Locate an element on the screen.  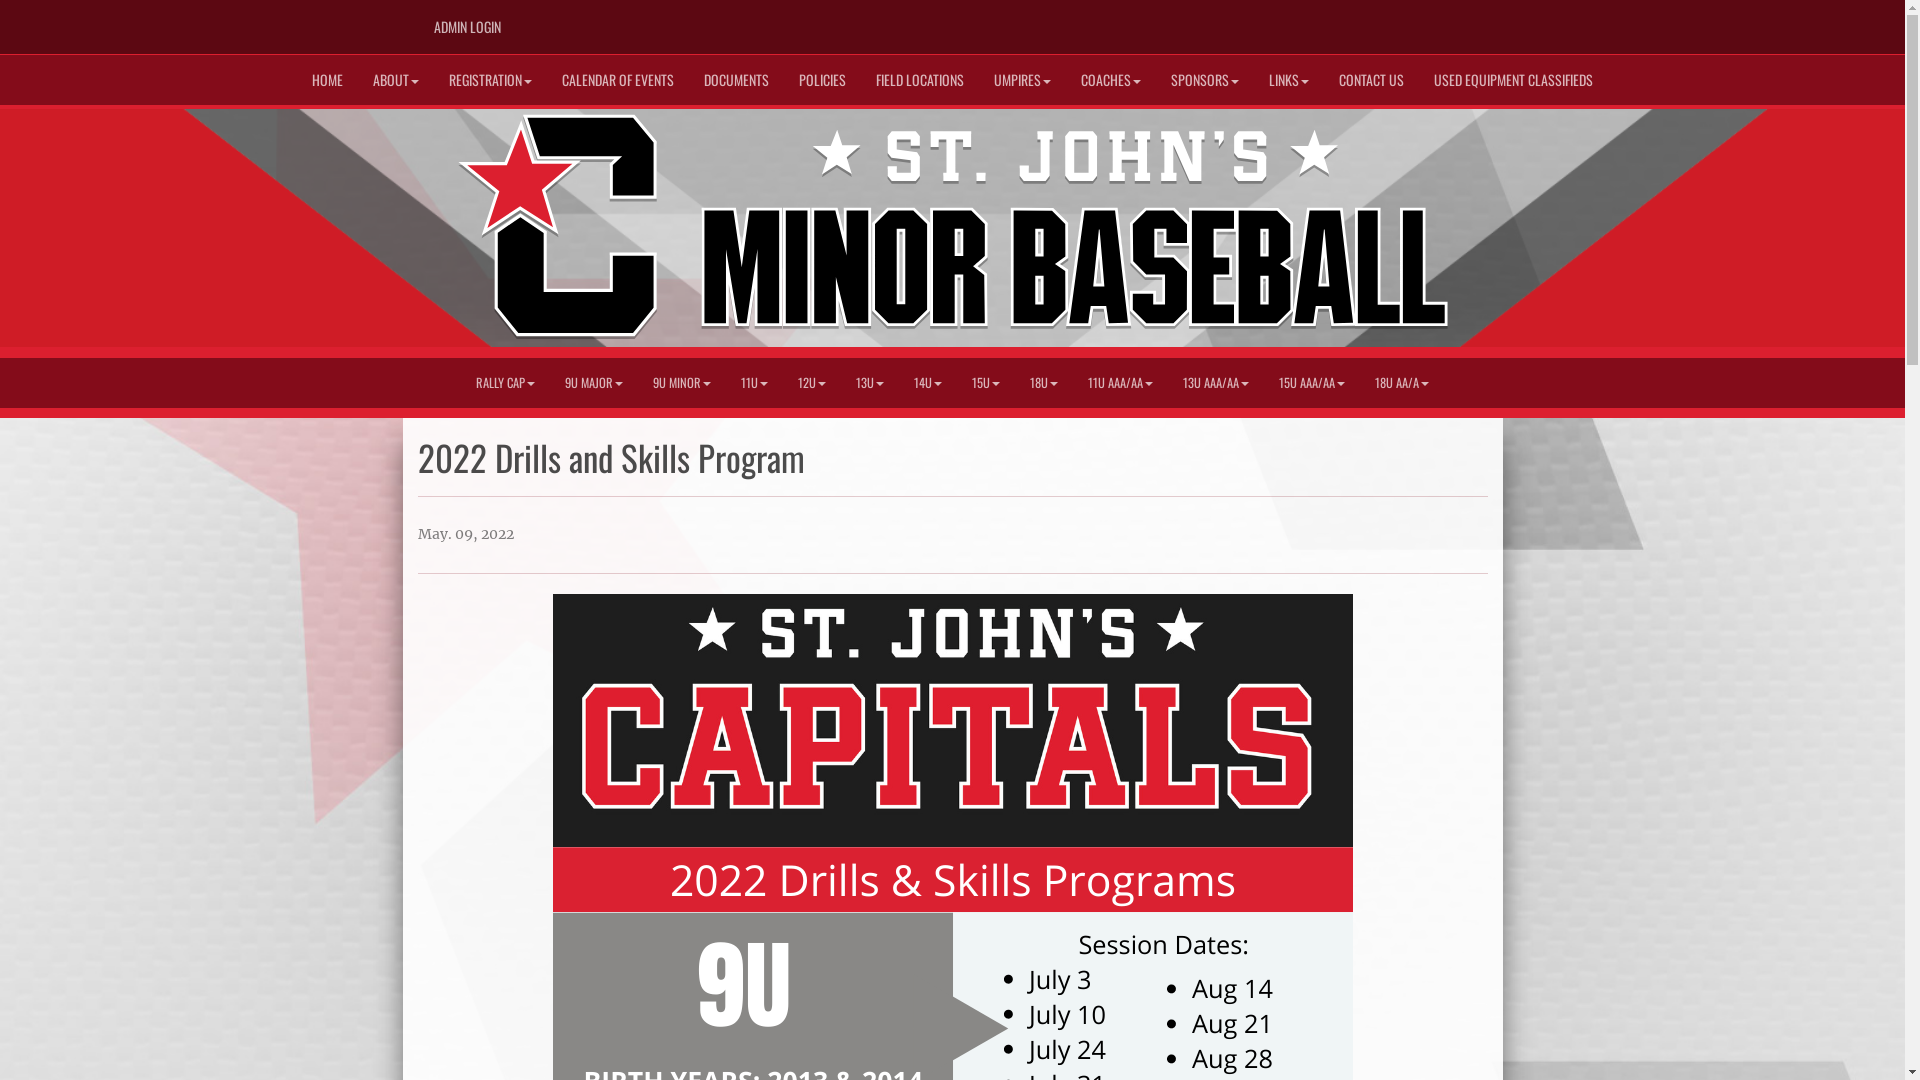
'13U' is located at coordinates (869, 382).